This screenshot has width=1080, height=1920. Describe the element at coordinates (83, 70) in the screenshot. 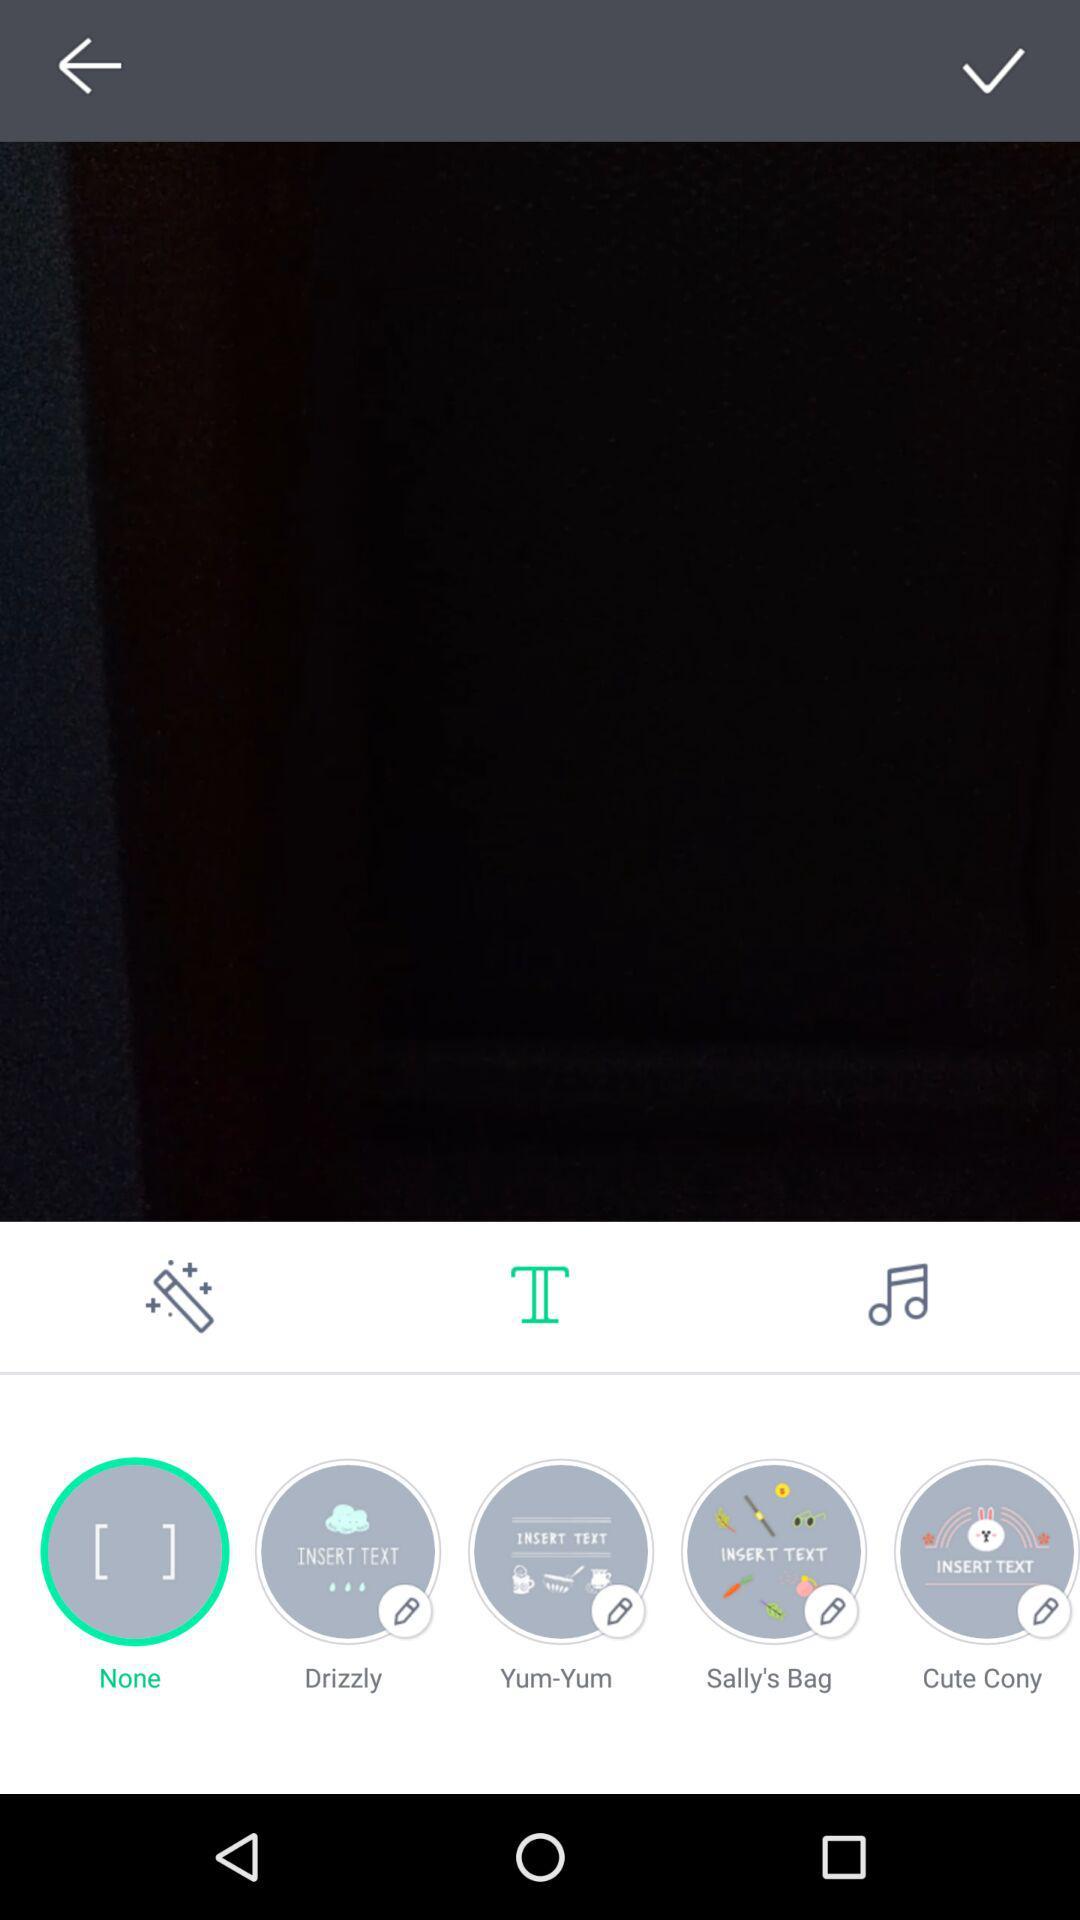

I see `previous` at that location.